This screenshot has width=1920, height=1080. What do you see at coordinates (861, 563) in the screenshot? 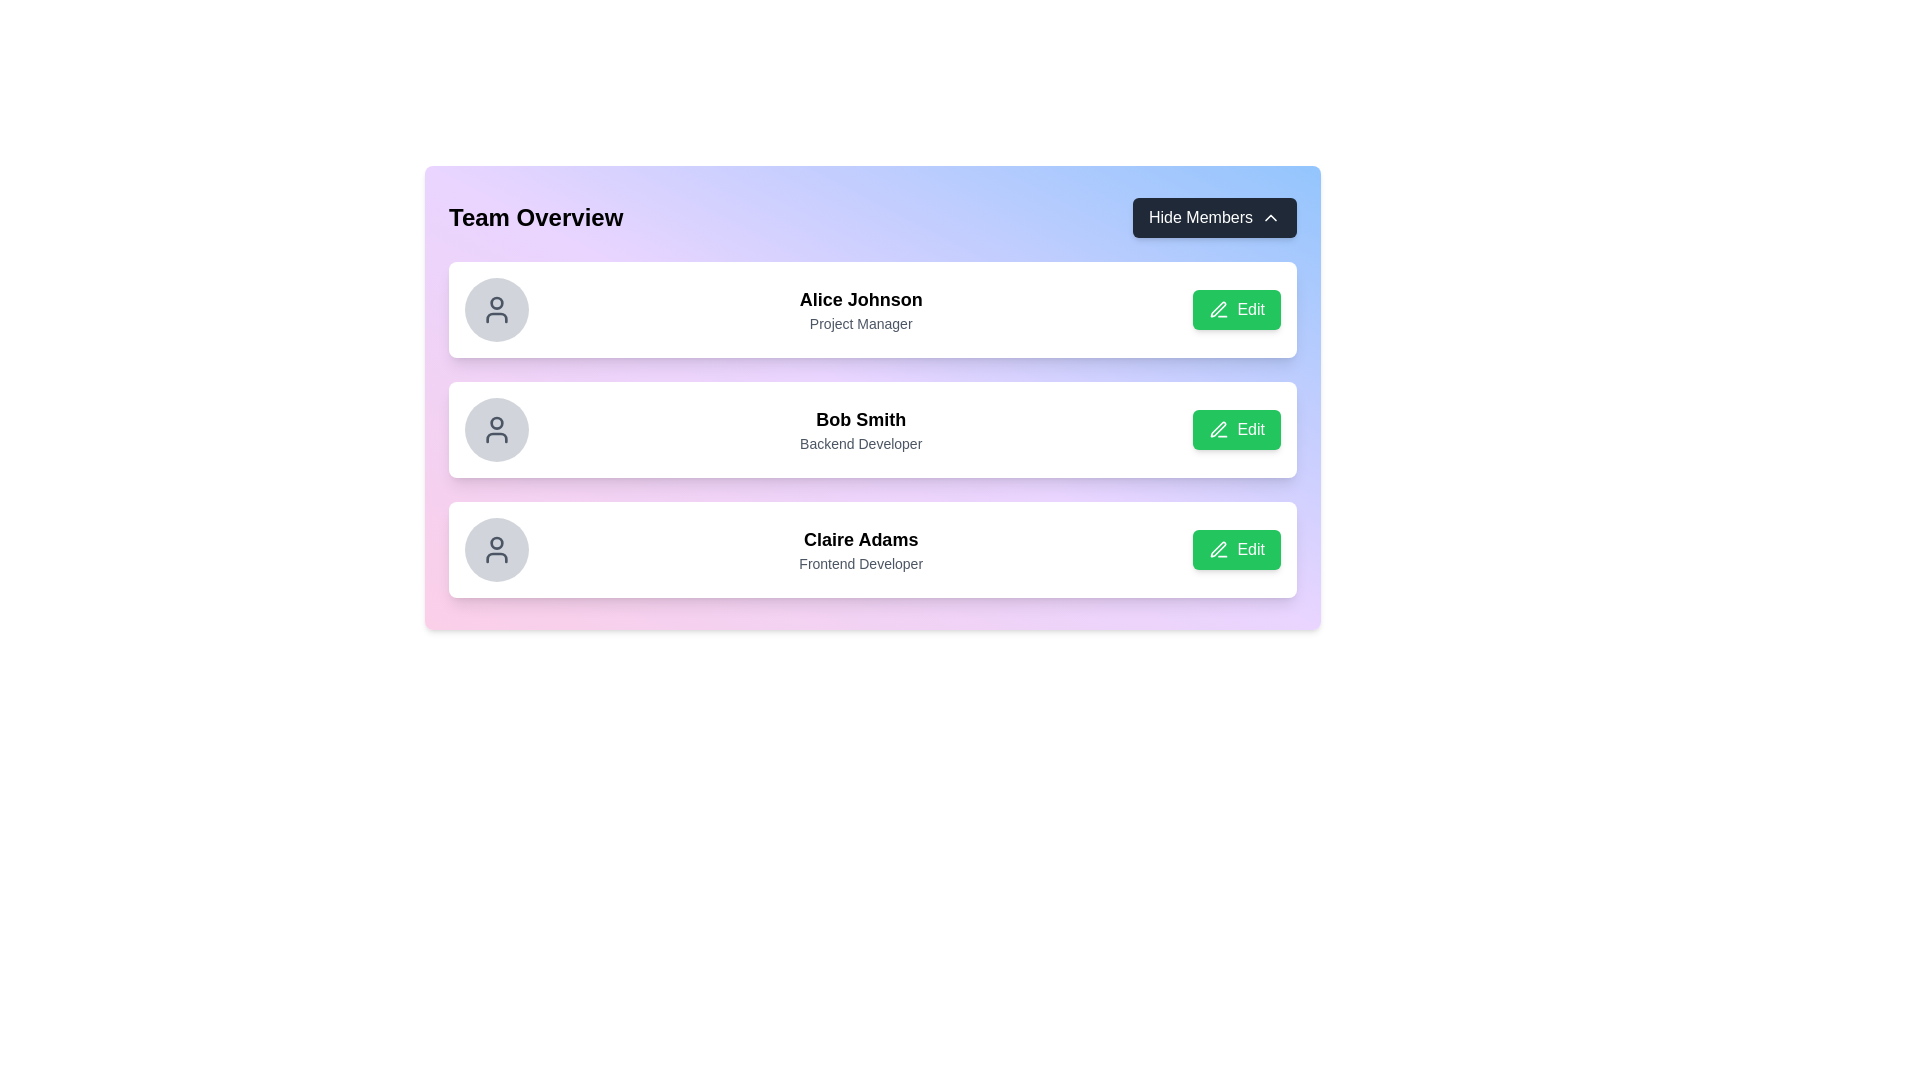
I see `text label indicating the role or title of 'Claire Adams', located centrally below her name within the third card in the team member's vertical list` at bounding box center [861, 563].